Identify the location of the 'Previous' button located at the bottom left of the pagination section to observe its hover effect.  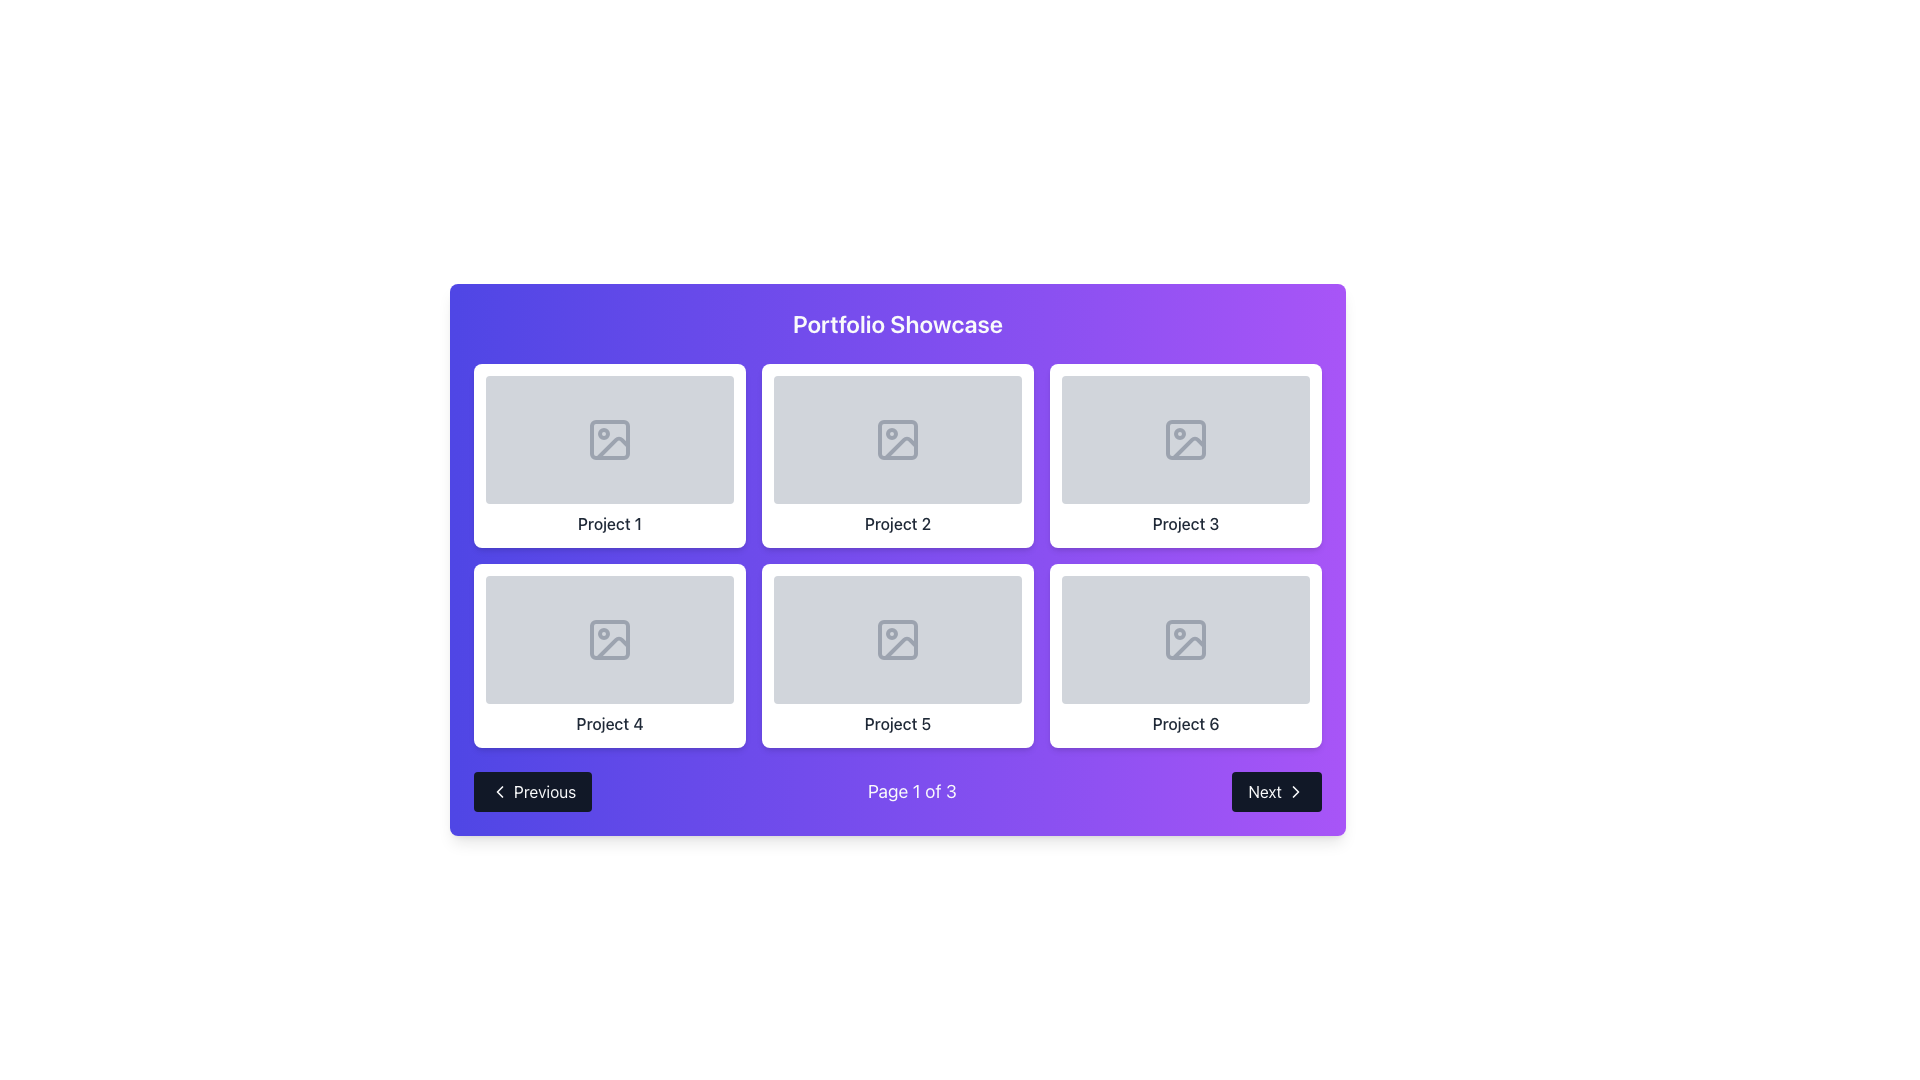
(533, 790).